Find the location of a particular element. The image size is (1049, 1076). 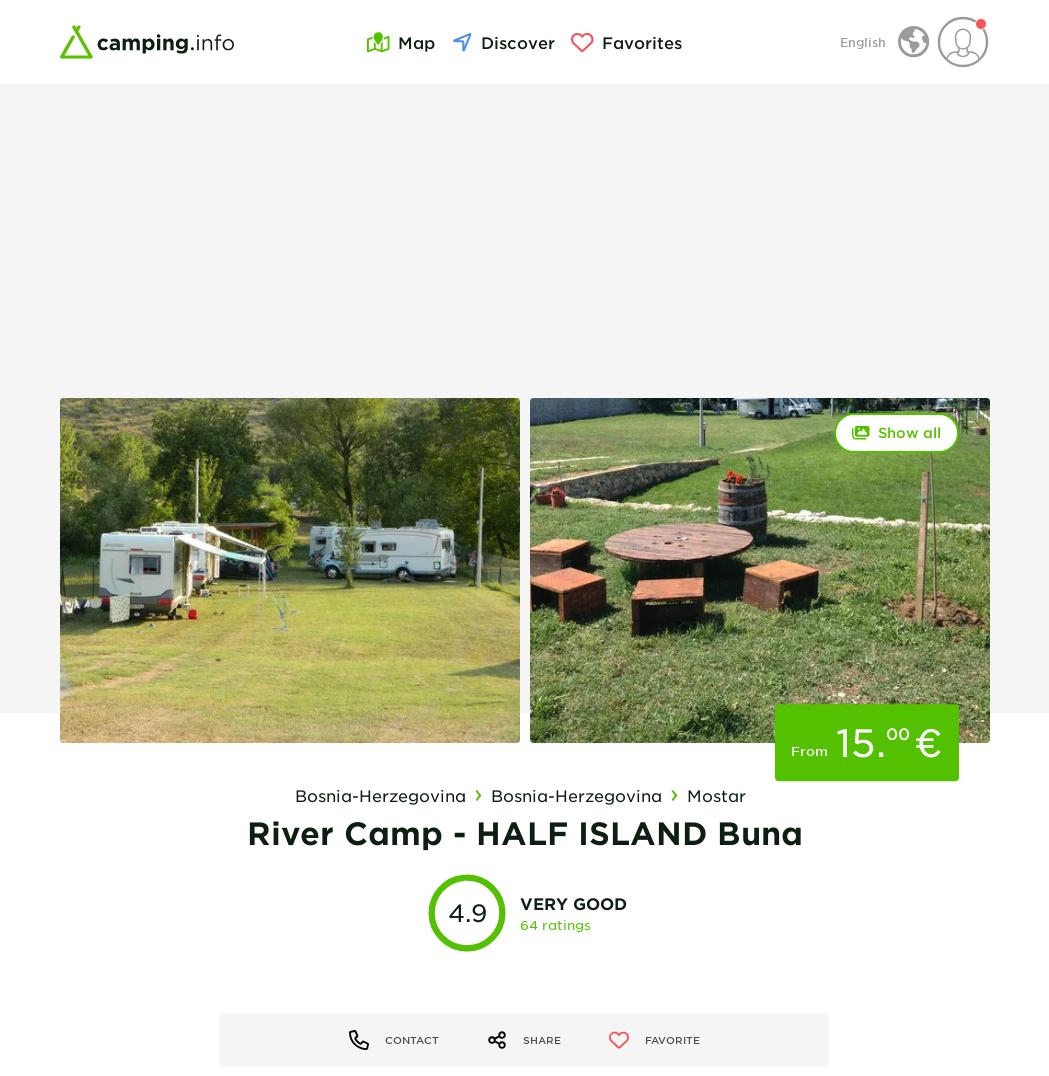

'.' is located at coordinates (874, 741).